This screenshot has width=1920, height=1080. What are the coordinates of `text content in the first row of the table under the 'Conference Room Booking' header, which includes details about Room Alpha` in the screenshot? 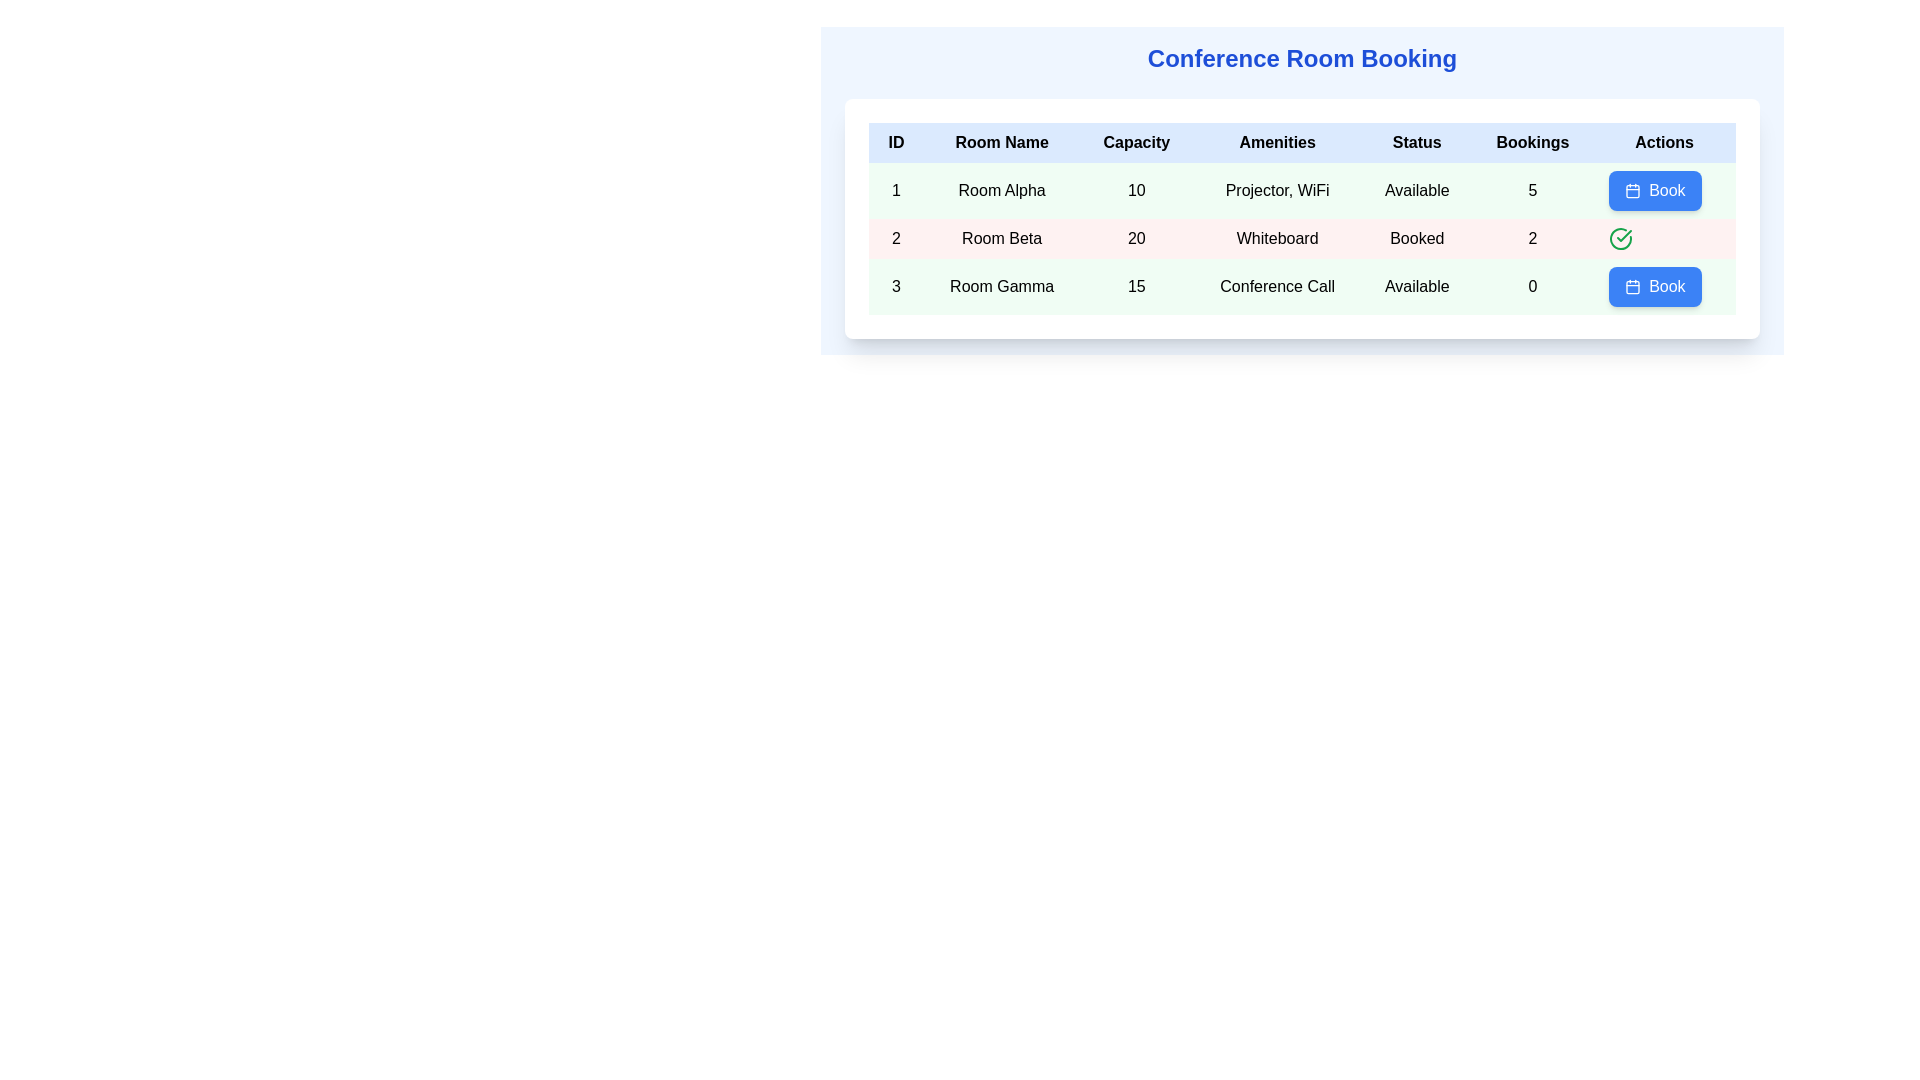 It's located at (1302, 191).